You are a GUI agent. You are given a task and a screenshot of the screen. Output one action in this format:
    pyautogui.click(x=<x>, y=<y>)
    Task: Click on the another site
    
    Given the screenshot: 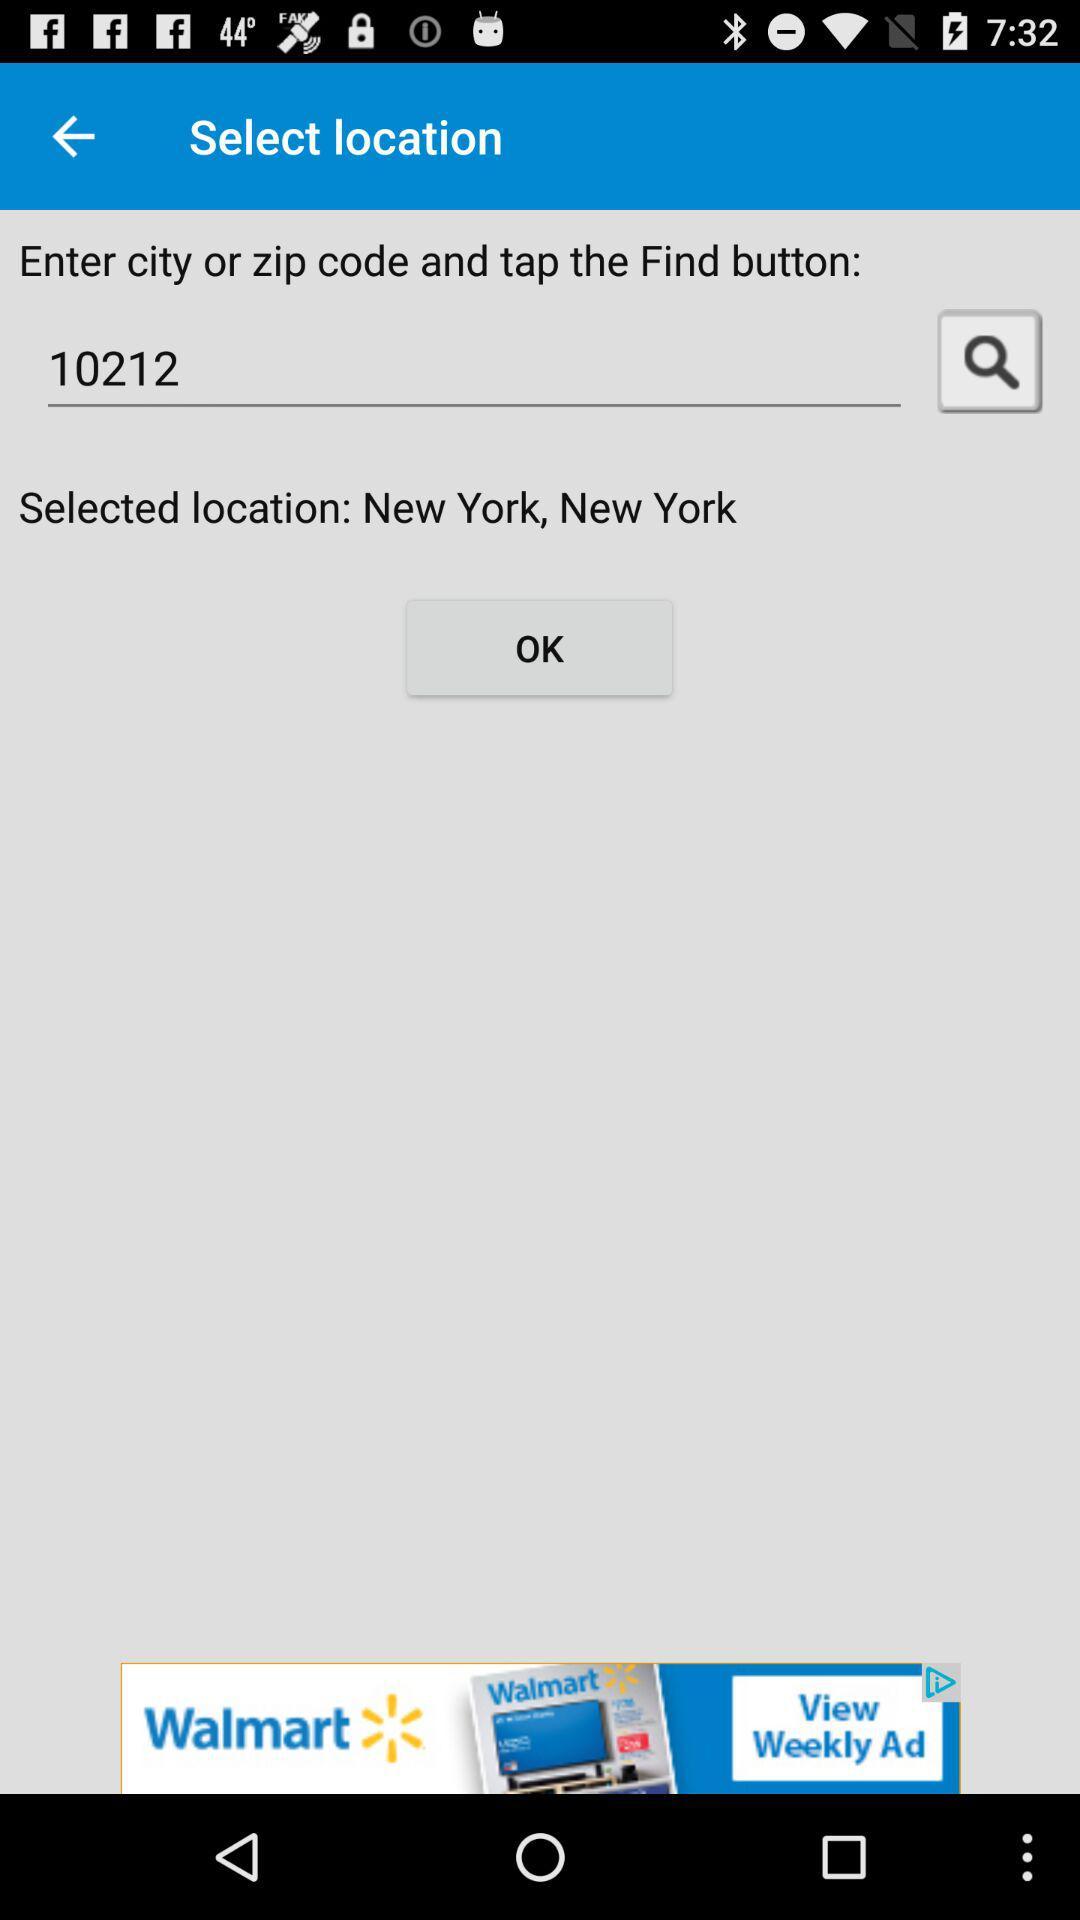 What is the action you would take?
    pyautogui.click(x=540, y=1727)
    